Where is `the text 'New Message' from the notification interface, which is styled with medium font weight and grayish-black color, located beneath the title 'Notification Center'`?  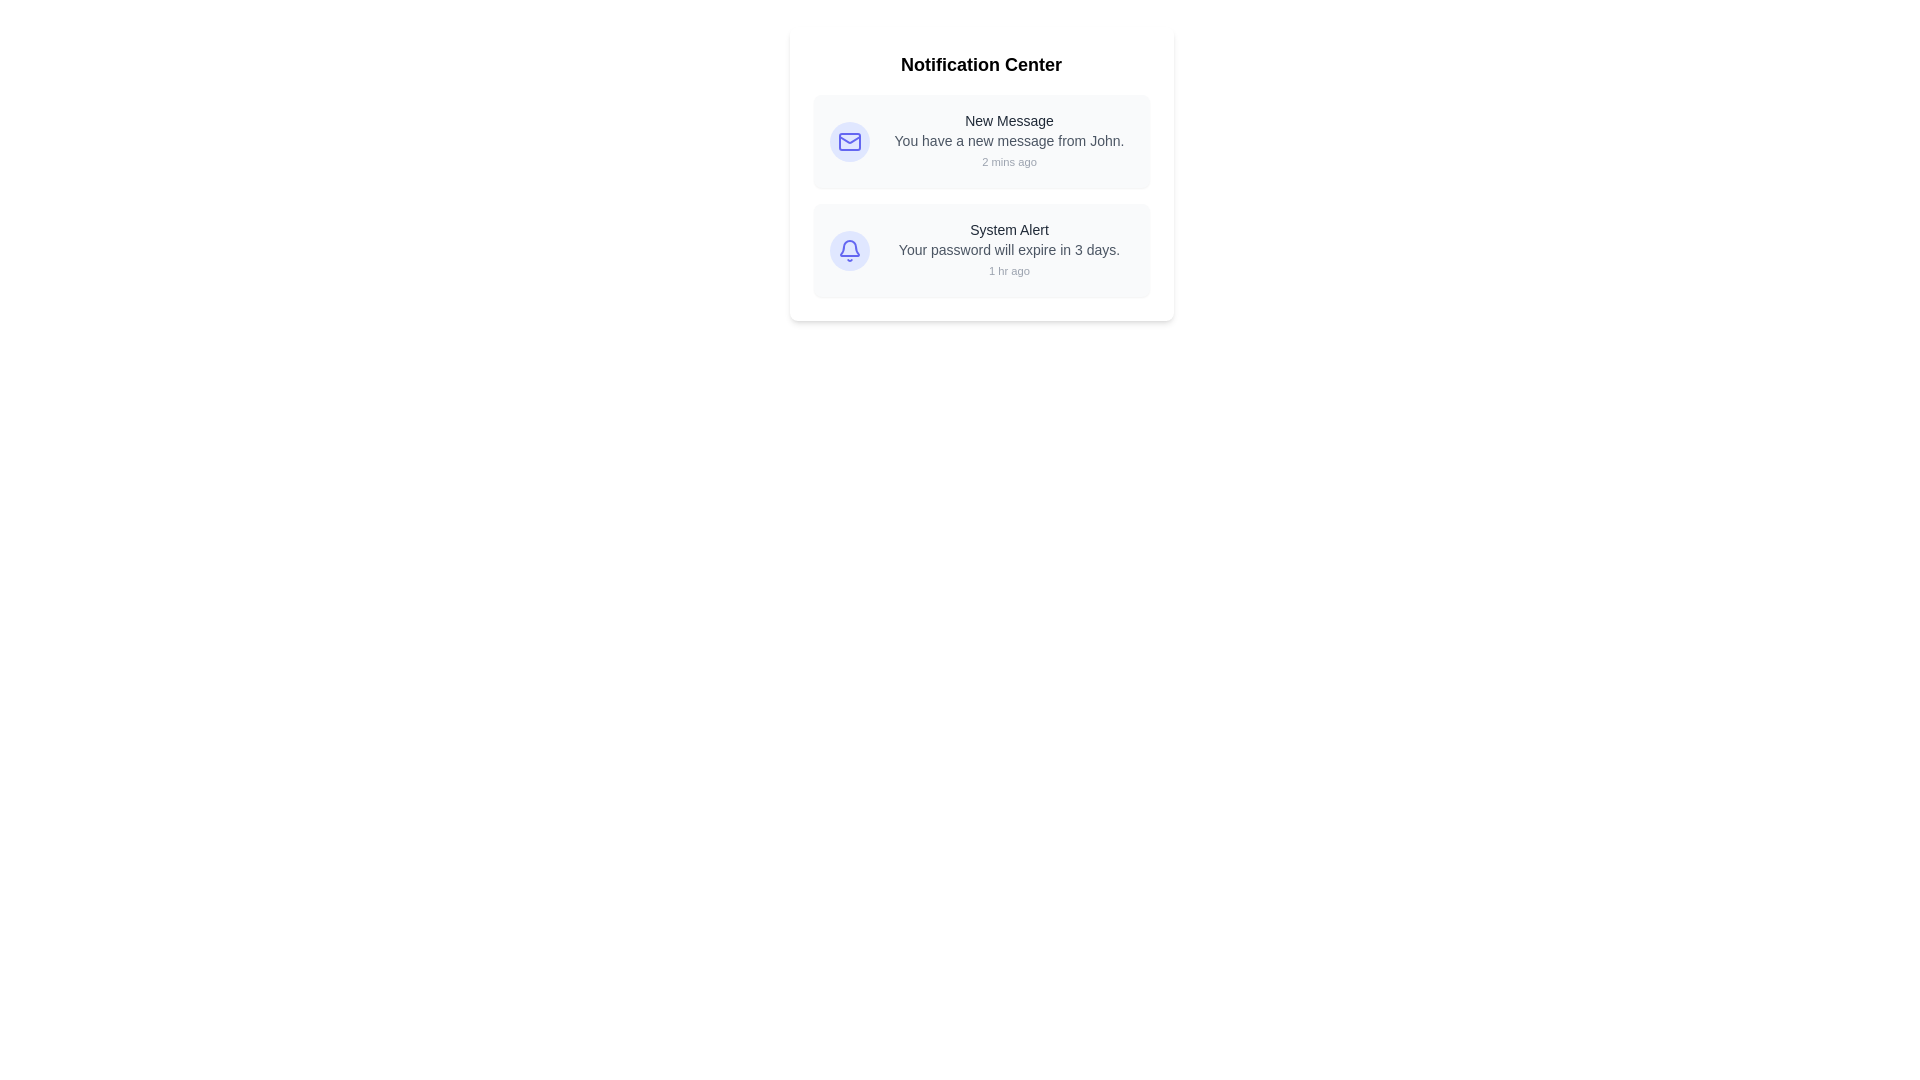 the text 'New Message' from the notification interface, which is styled with medium font weight and grayish-black color, located beneath the title 'Notification Center' is located at coordinates (1009, 120).